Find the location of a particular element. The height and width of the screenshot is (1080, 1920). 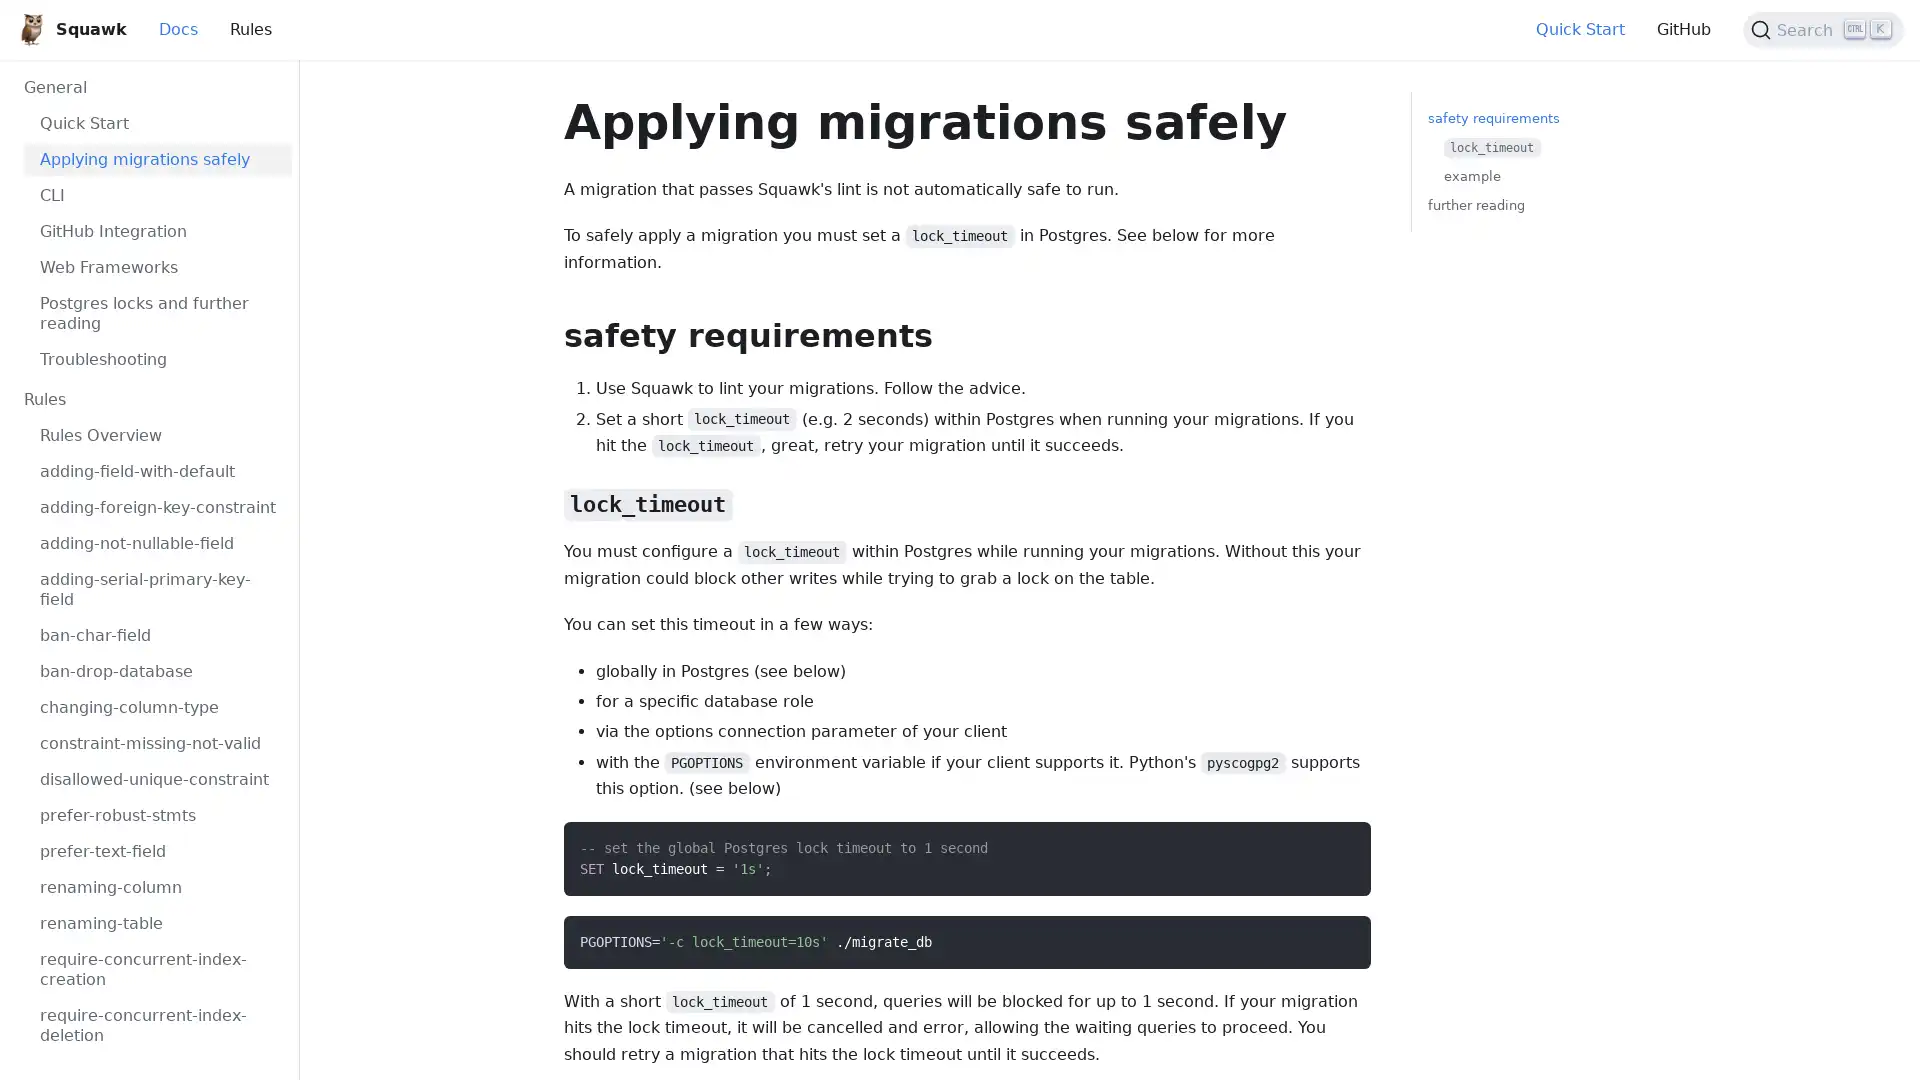

Copy code to clipboard is located at coordinates (1338, 937).